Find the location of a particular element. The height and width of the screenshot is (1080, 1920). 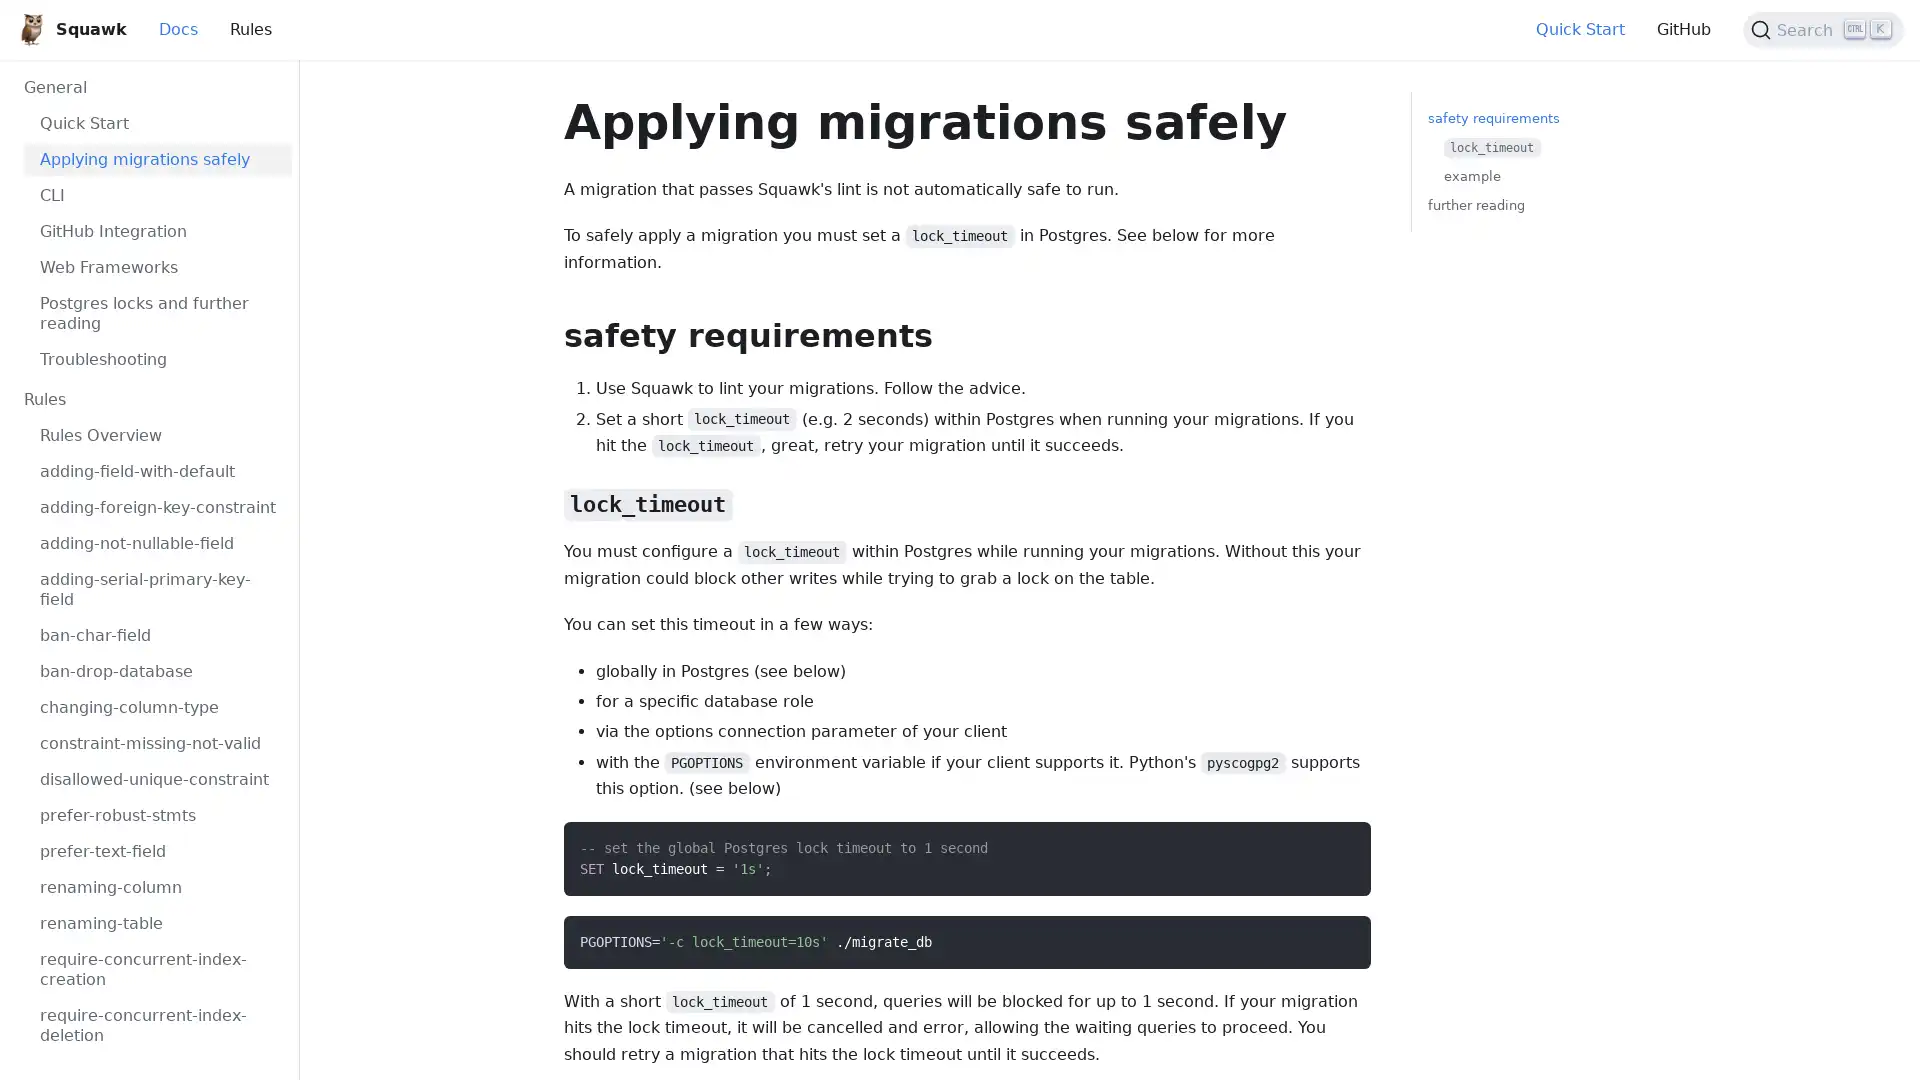

Copy code to clipboard is located at coordinates (1338, 937).